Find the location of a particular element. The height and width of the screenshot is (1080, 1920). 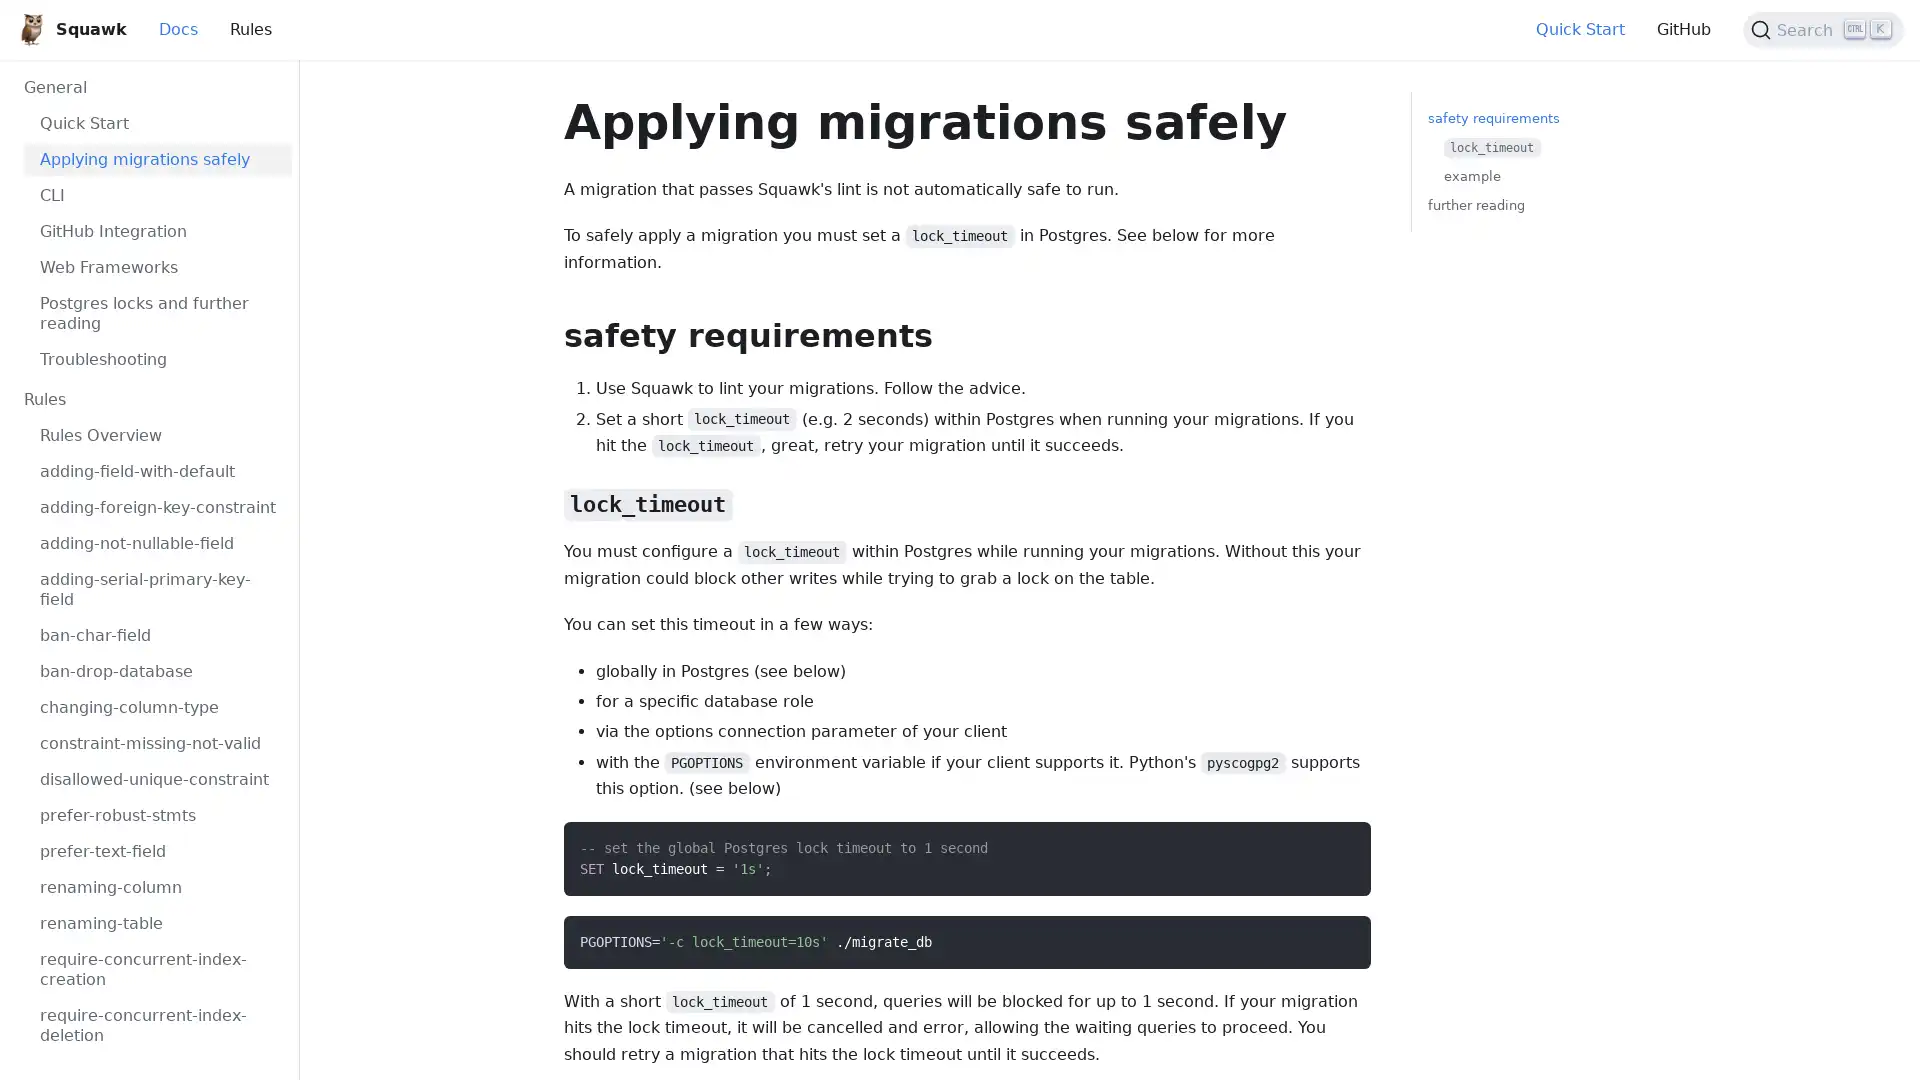

Copy code to clipboard is located at coordinates (1338, 937).